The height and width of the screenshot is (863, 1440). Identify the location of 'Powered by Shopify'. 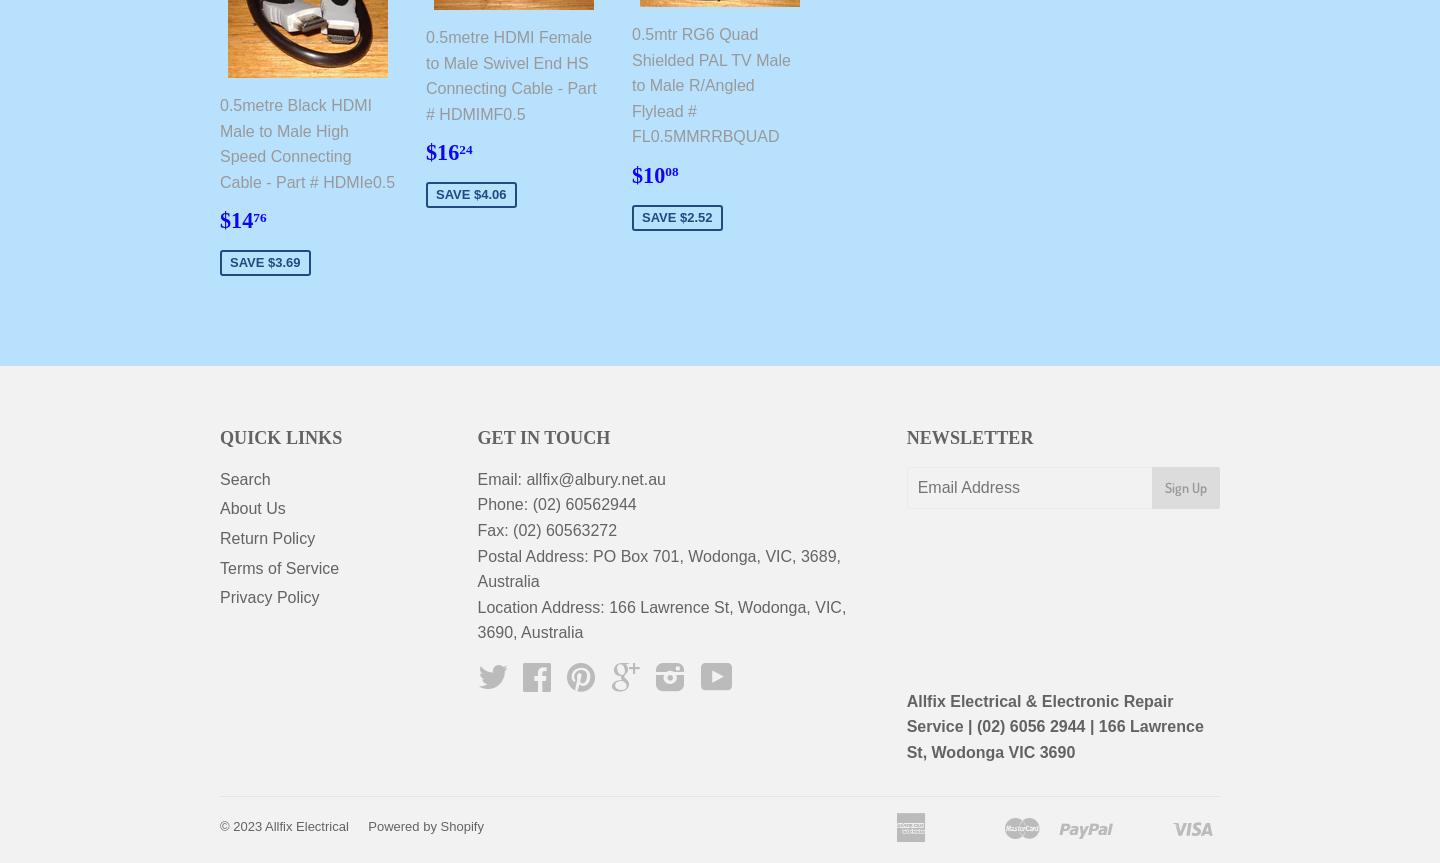
(367, 824).